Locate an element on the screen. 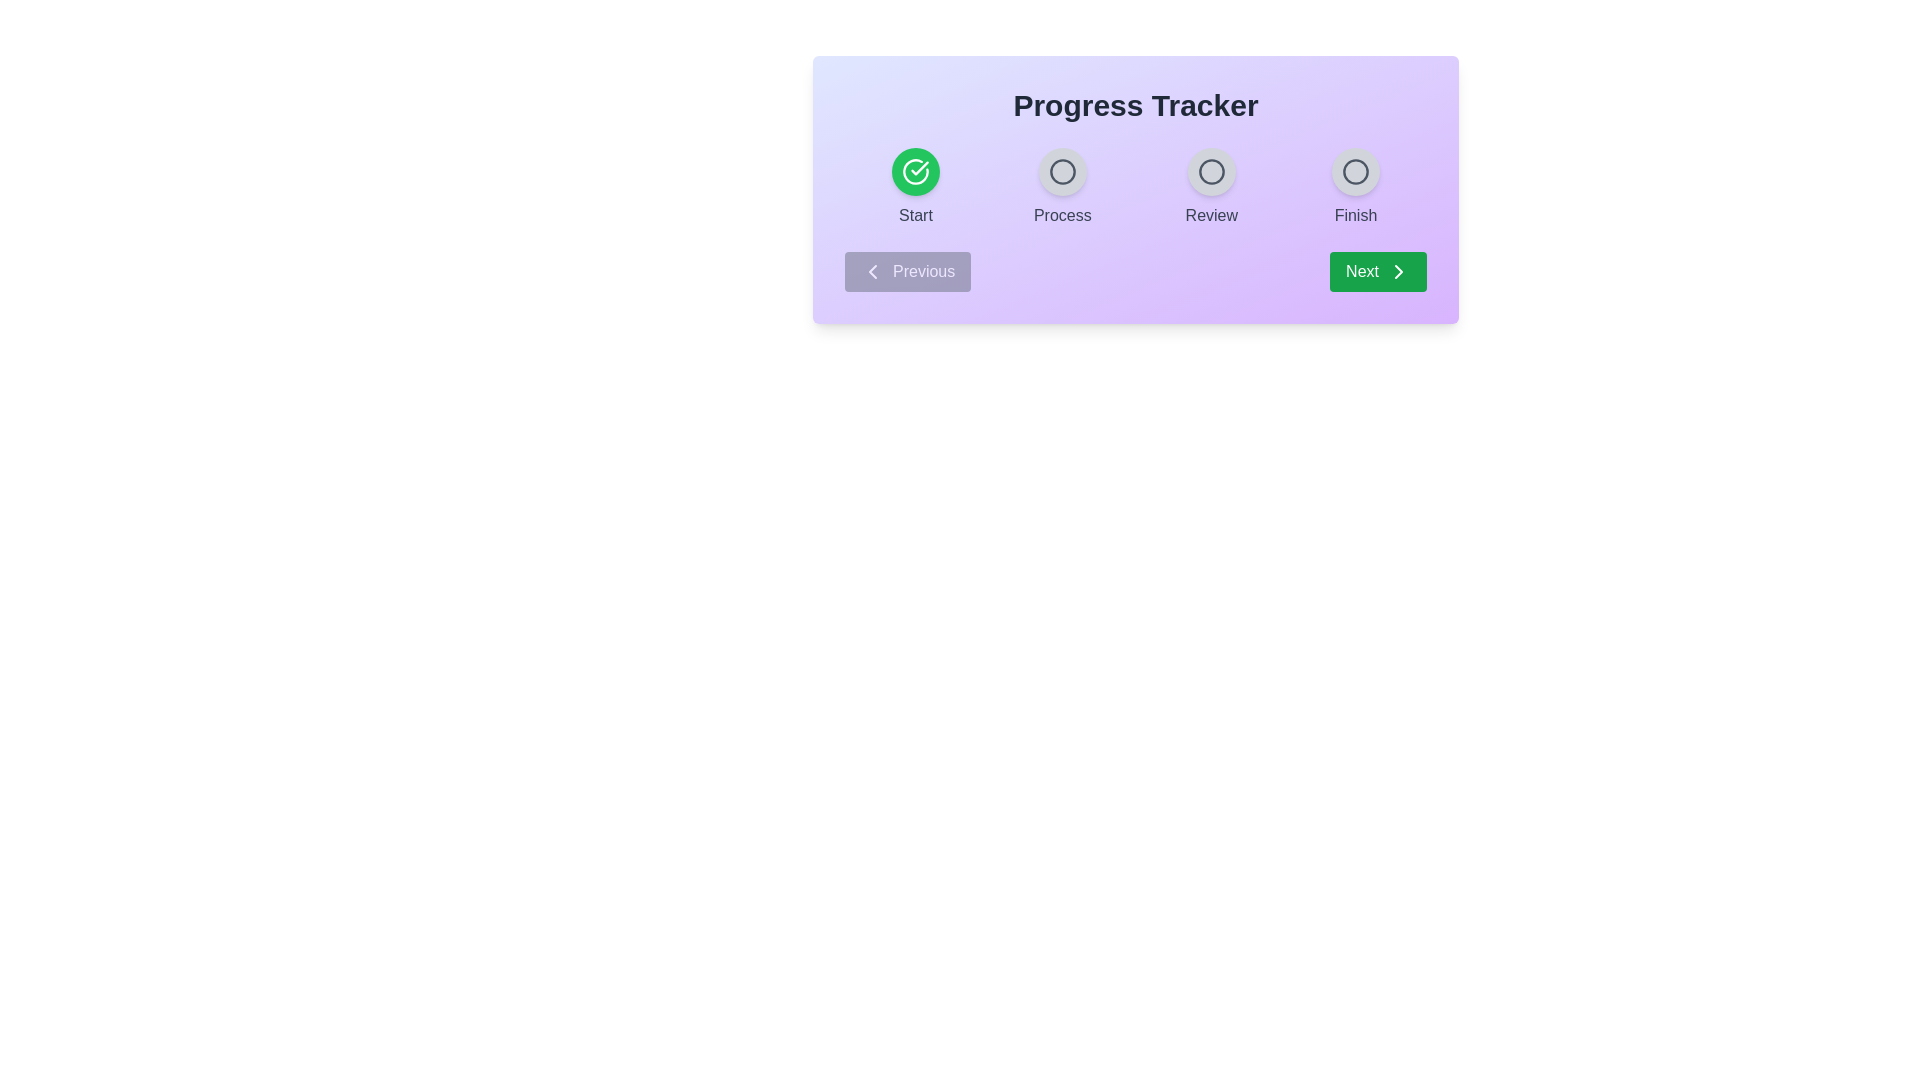 This screenshot has height=1080, width=1920. text of the 'Process' label, which is the second step in the progress tracker, located under the second step indicator is located at coordinates (1061, 216).